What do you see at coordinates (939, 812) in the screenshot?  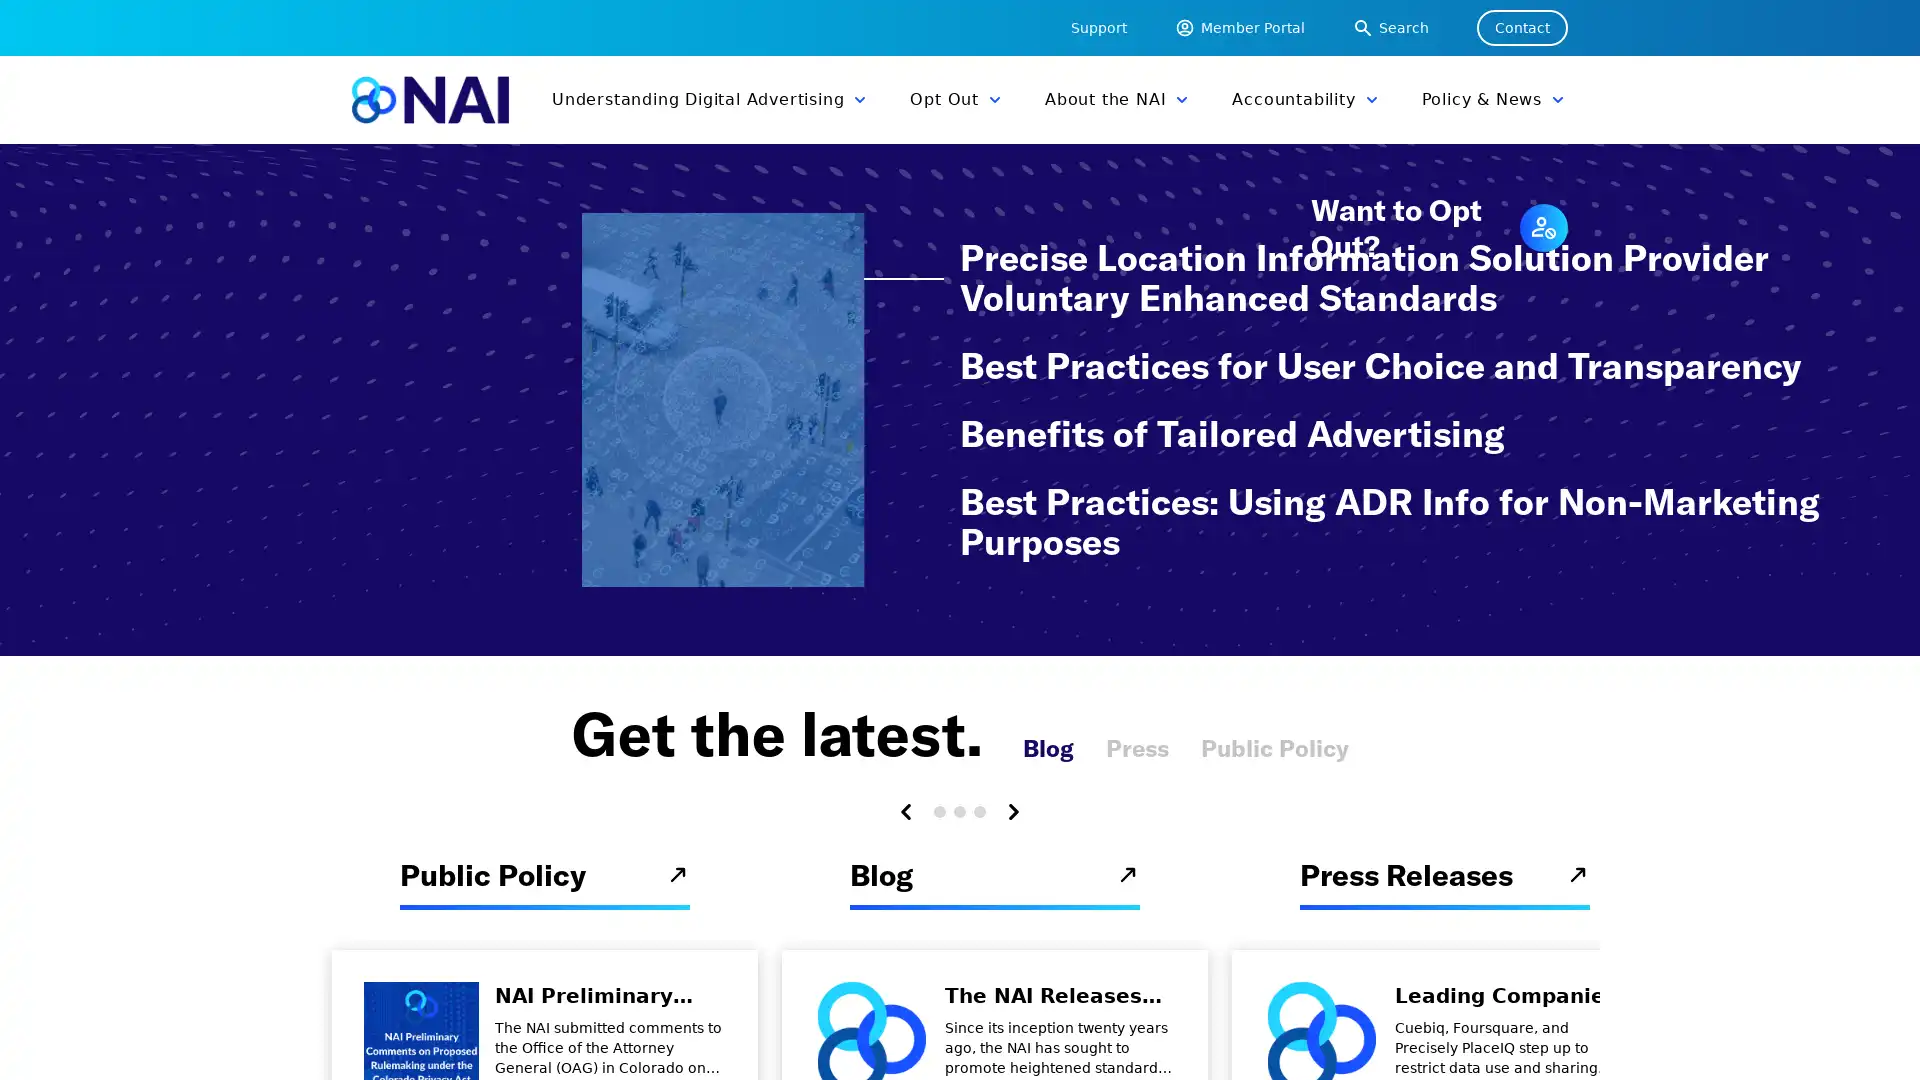 I see `Carousel Page 1 (Current Slide)` at bounding box center [939, 812].